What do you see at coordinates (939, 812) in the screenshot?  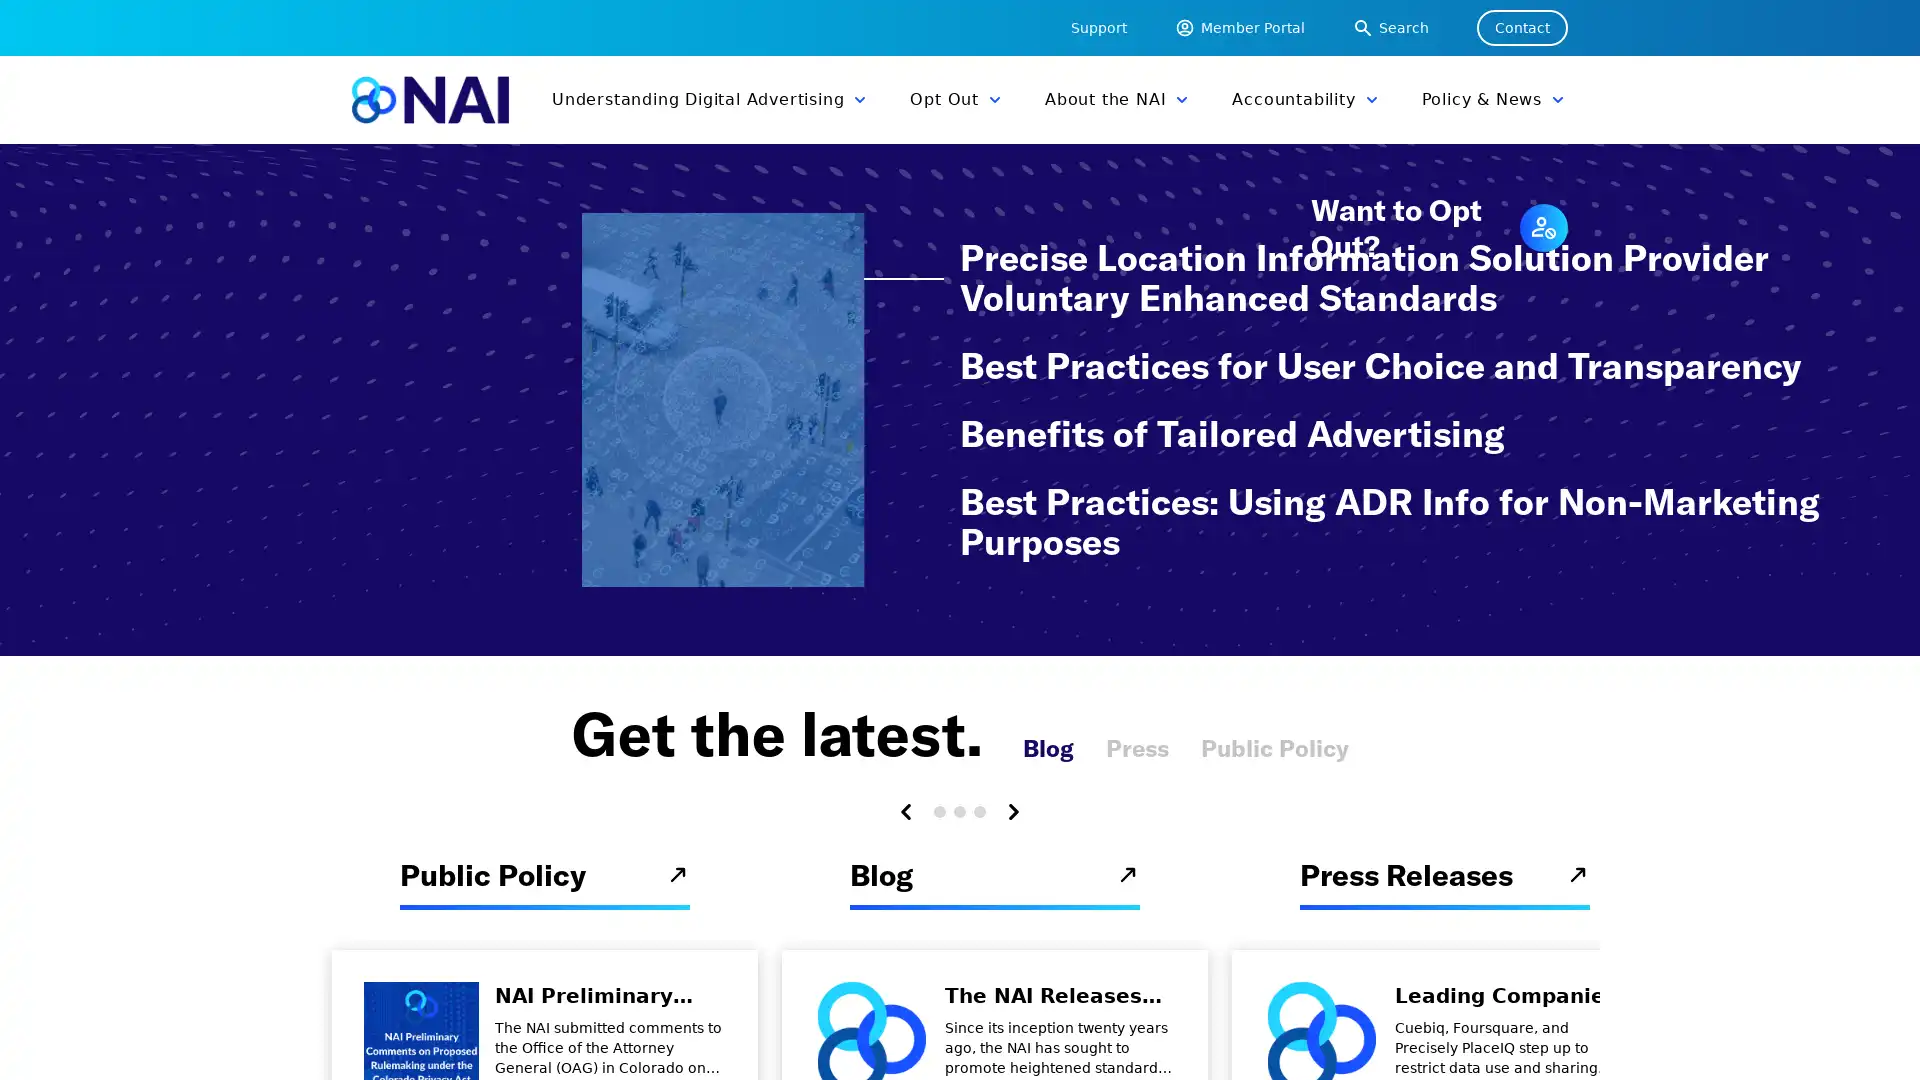 I see `Carousel Page 1 (Current Slide)` at bounding box center [939, 812].